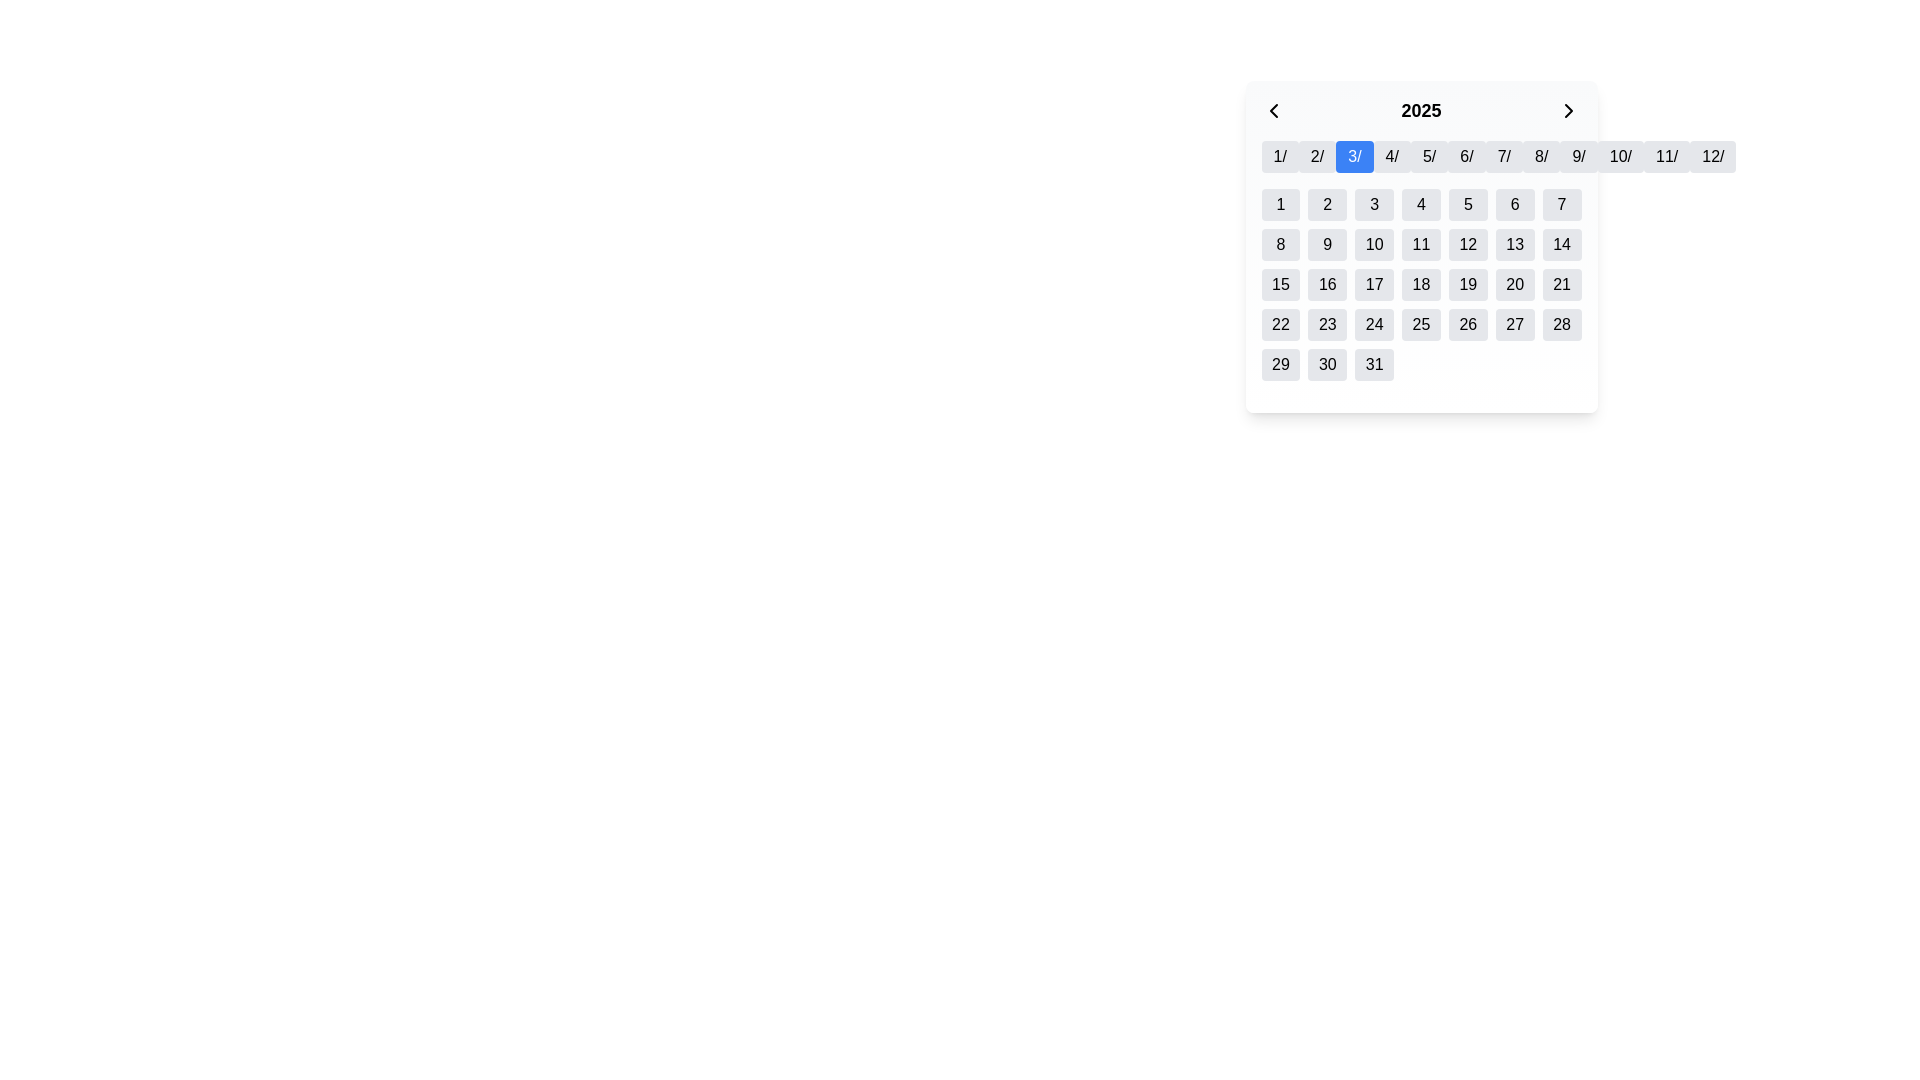 The image size is (1920, 1080). I want to click on the button representing the date '3rd' in the March 2025 calendar, so click(1373, 204).